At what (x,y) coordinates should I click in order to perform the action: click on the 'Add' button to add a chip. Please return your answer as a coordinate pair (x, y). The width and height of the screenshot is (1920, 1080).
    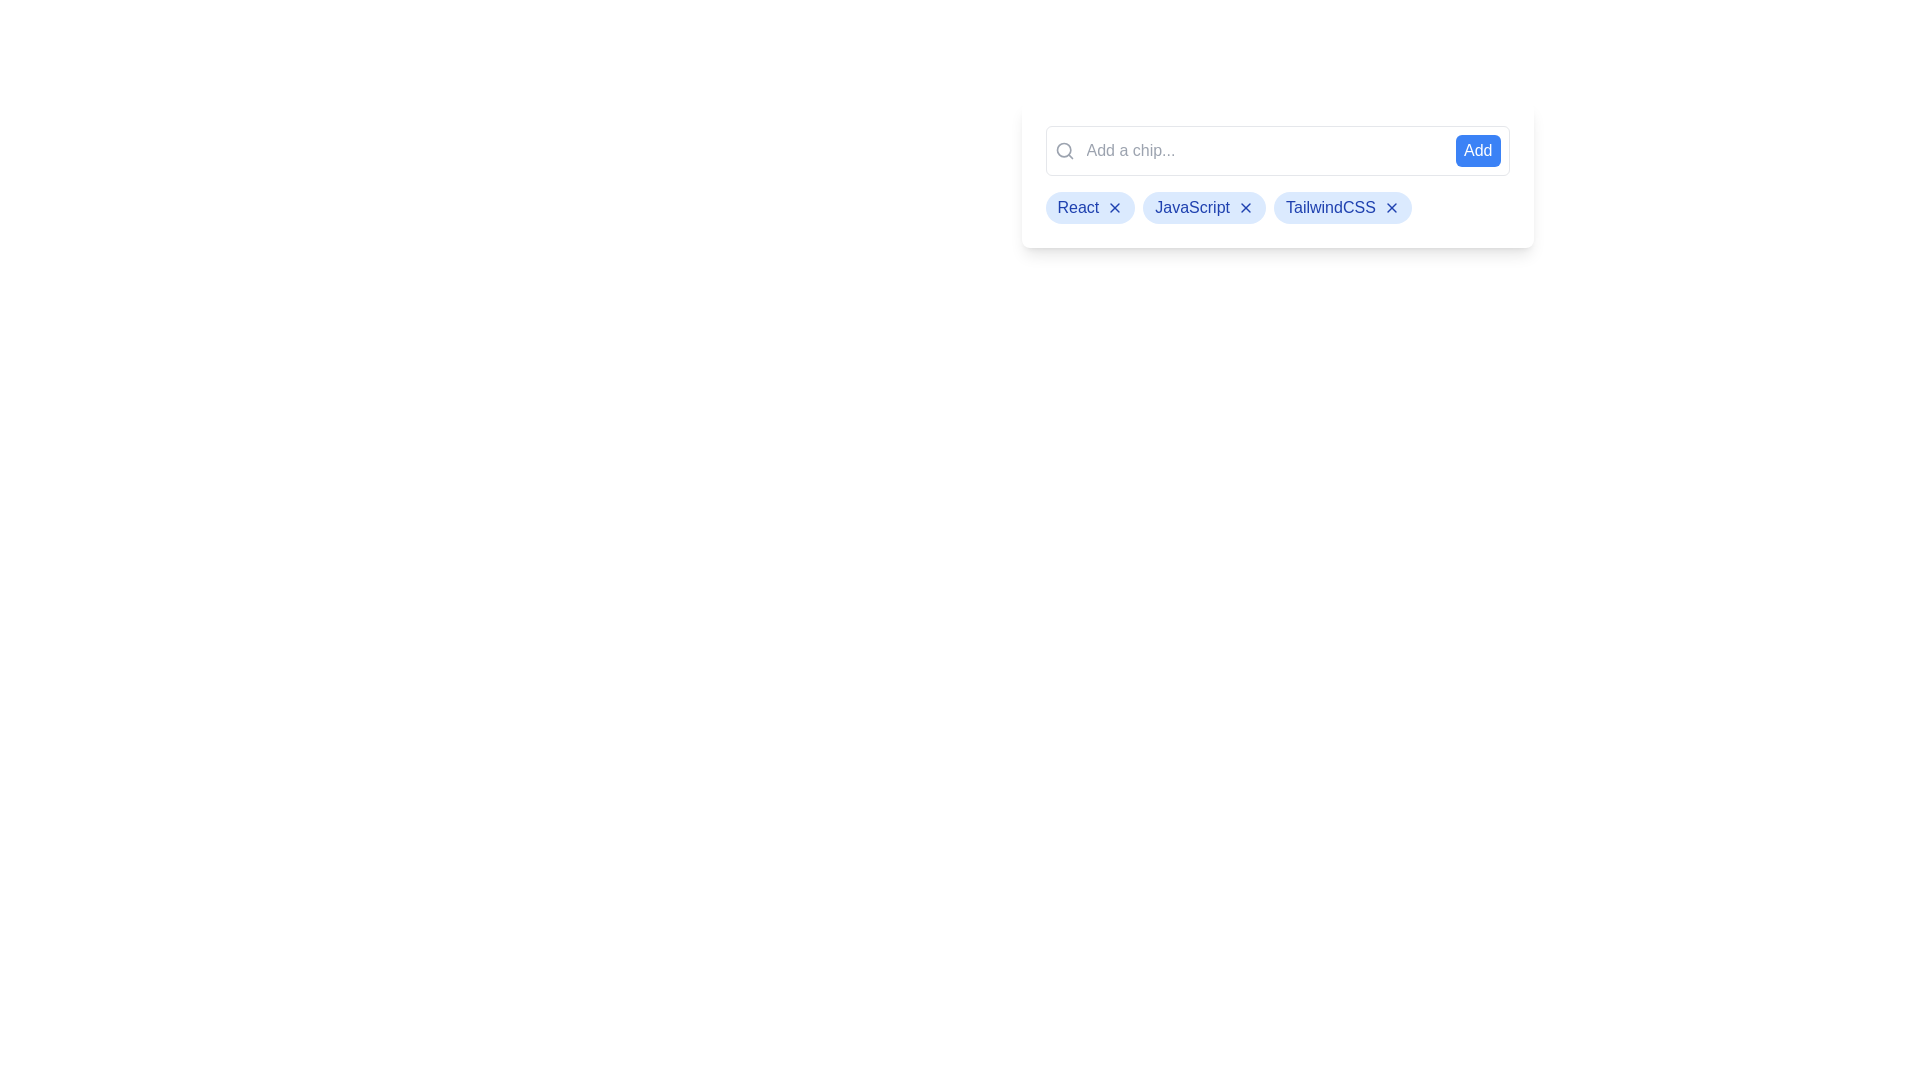
    Looking at the image, I should click on (1478, 149).